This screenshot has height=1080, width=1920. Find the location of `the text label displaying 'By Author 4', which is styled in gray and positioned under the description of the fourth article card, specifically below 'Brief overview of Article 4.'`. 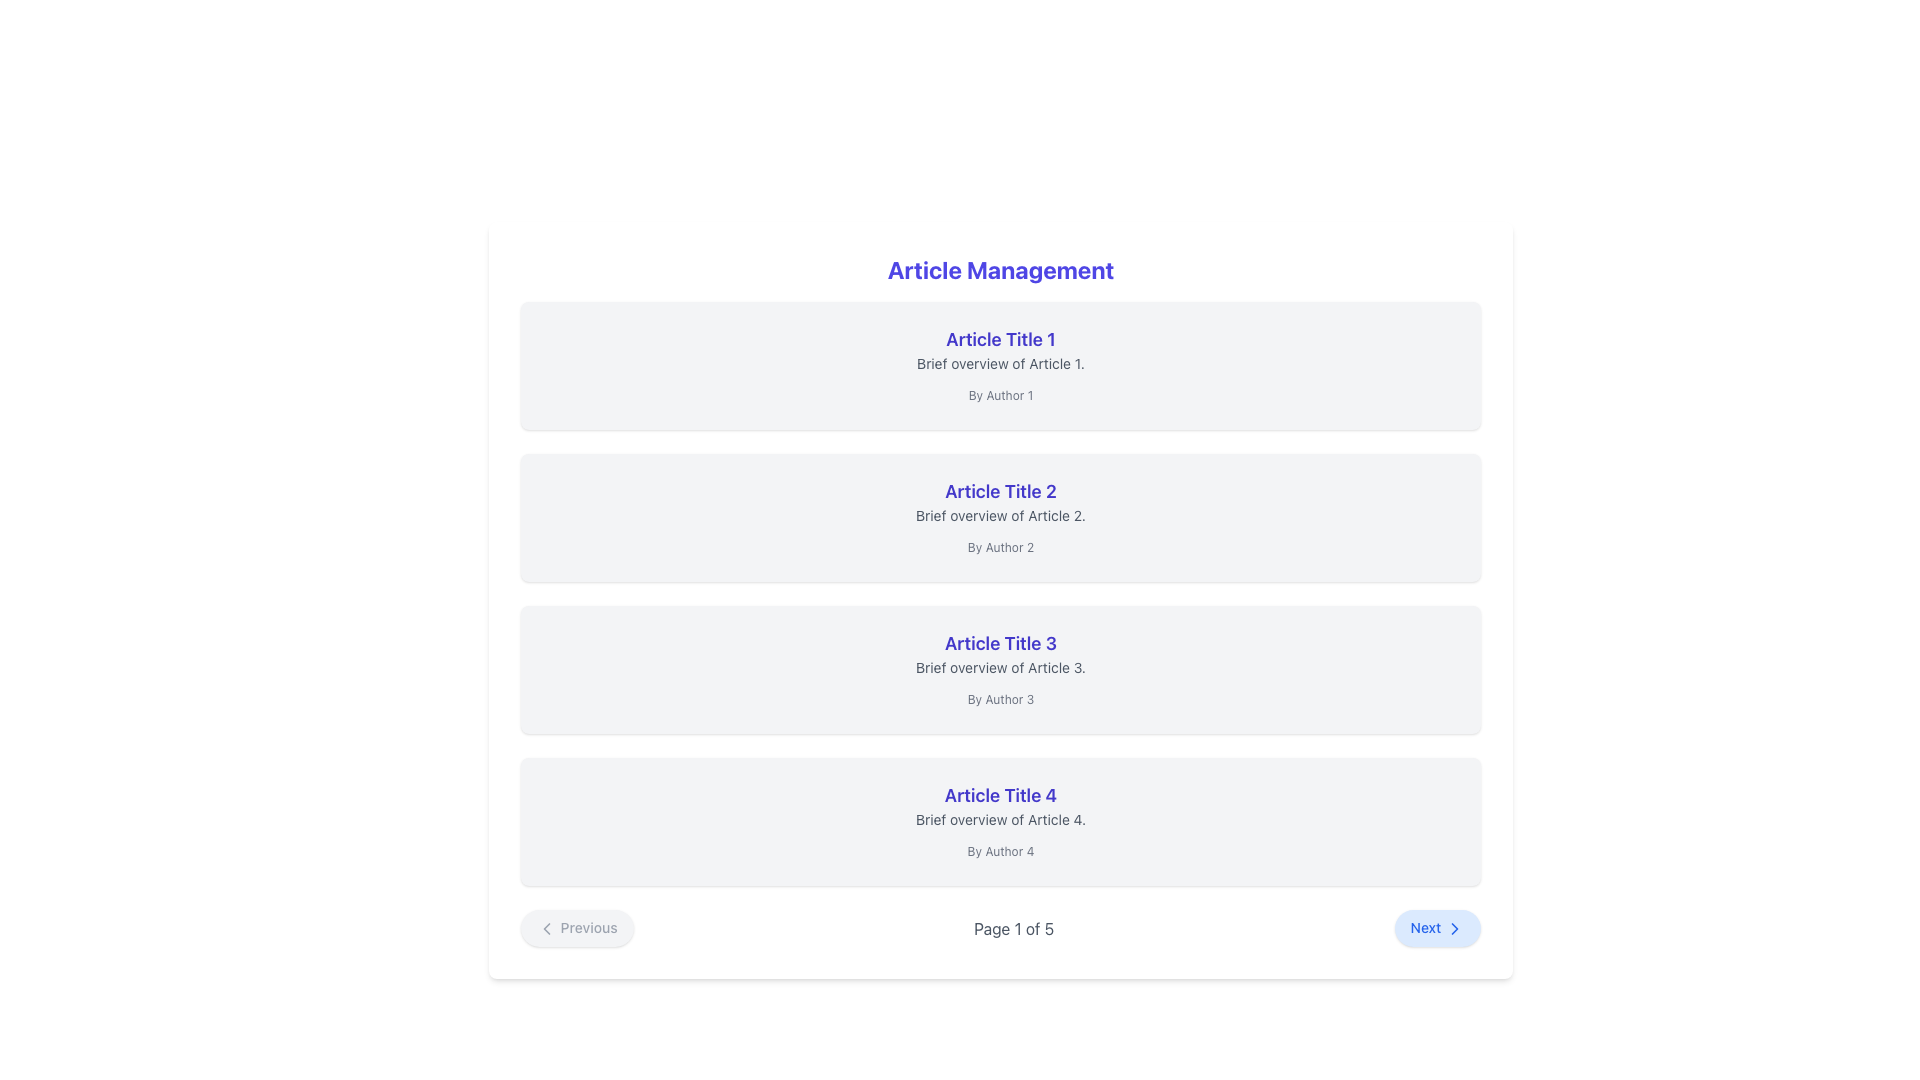

the text label displaying 'By Author 4', which is styled in gray and positioned under the description of the fourth article card, specifically below 'Brief overview of Article 4.' is located at coordinates (1000, 851).